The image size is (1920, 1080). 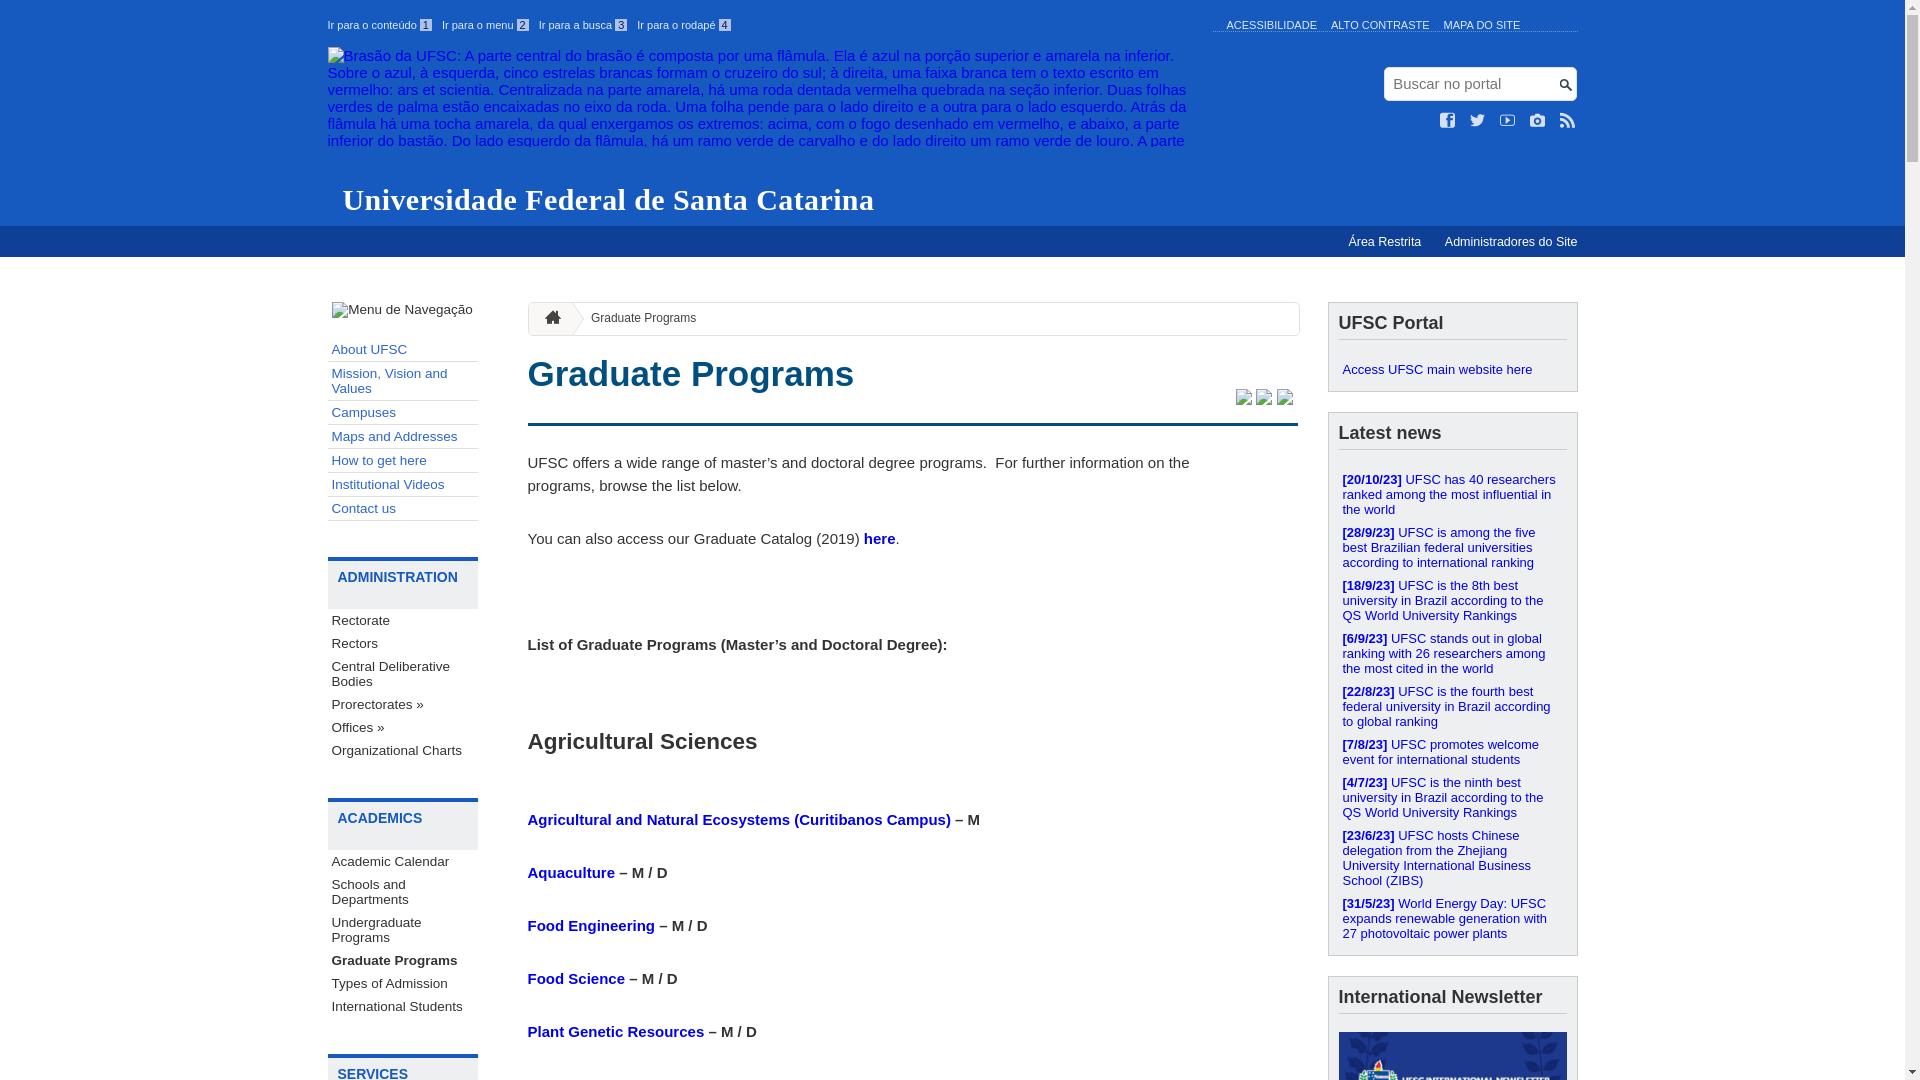 I want to click on 'Organizational Charts', so click(x=327, y=750).